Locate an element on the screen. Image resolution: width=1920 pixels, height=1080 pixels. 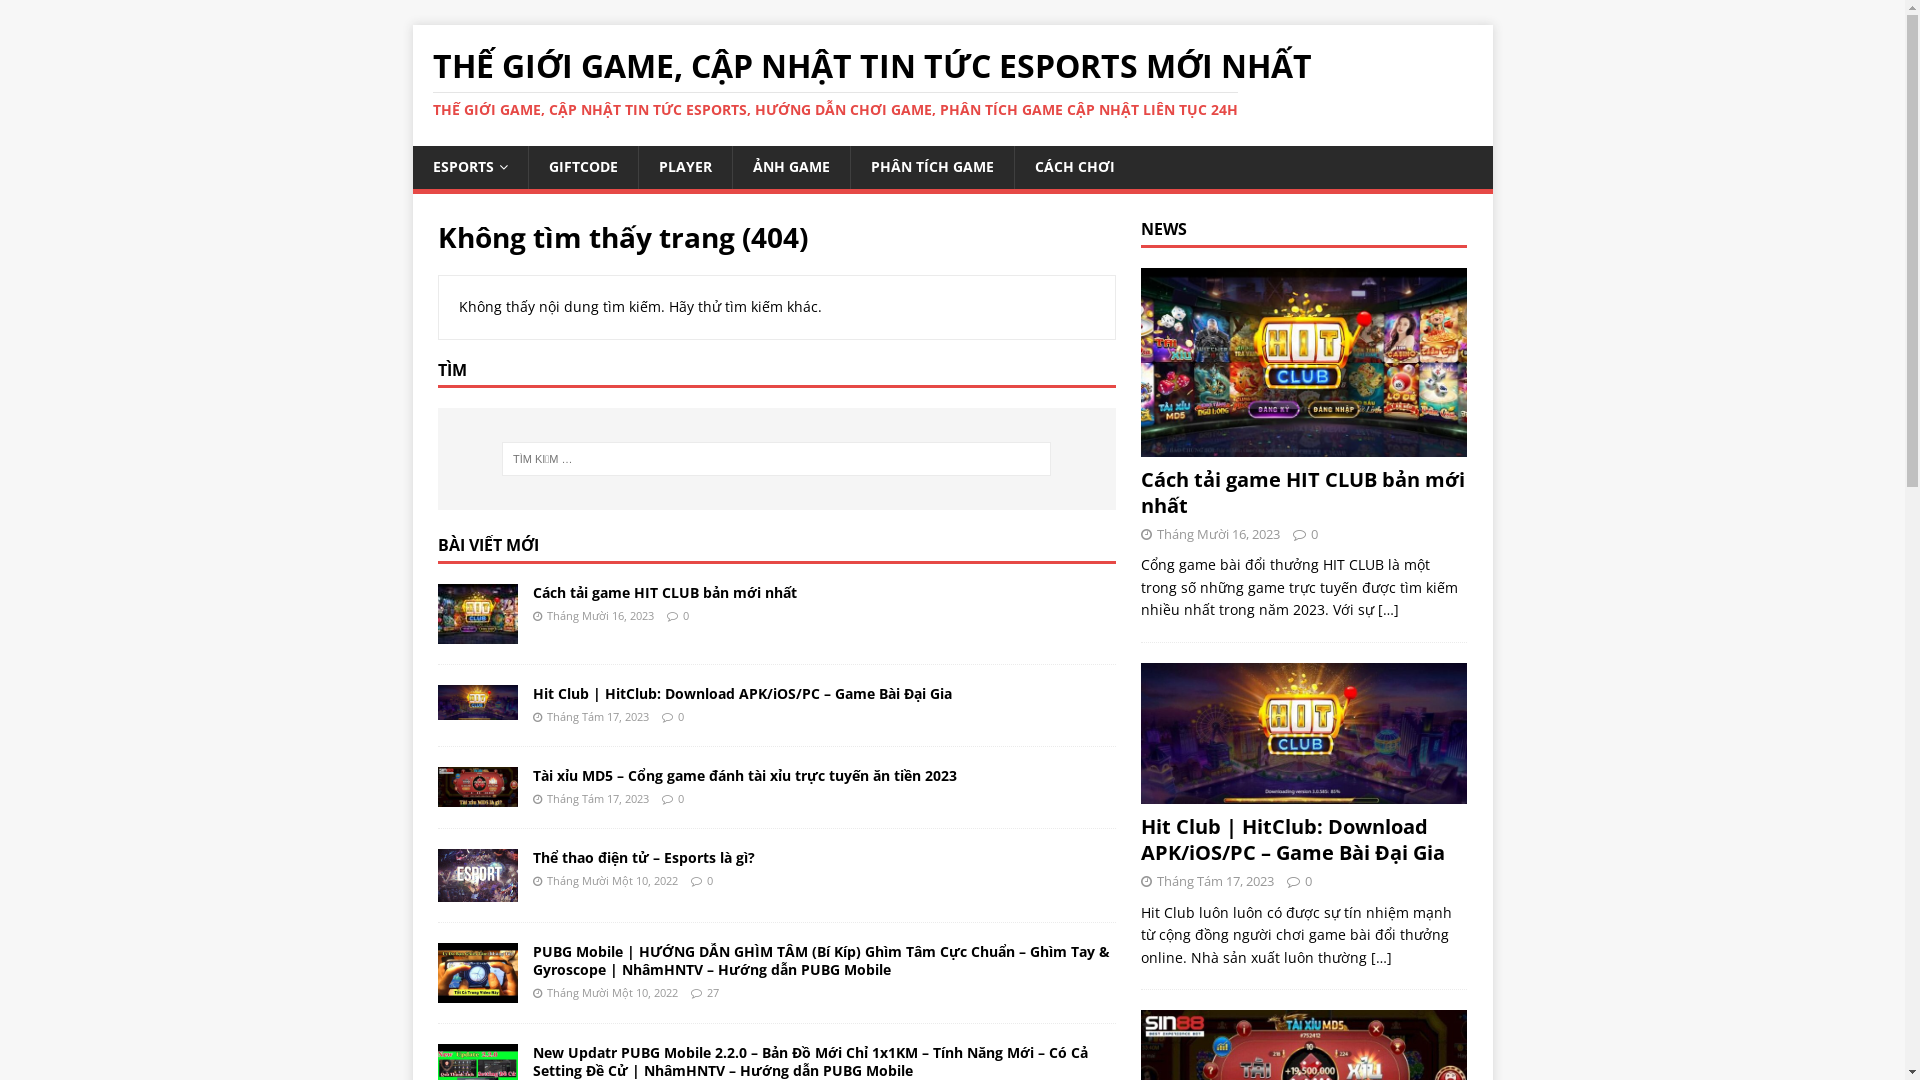
'0' is located at coordinates (677, 715).